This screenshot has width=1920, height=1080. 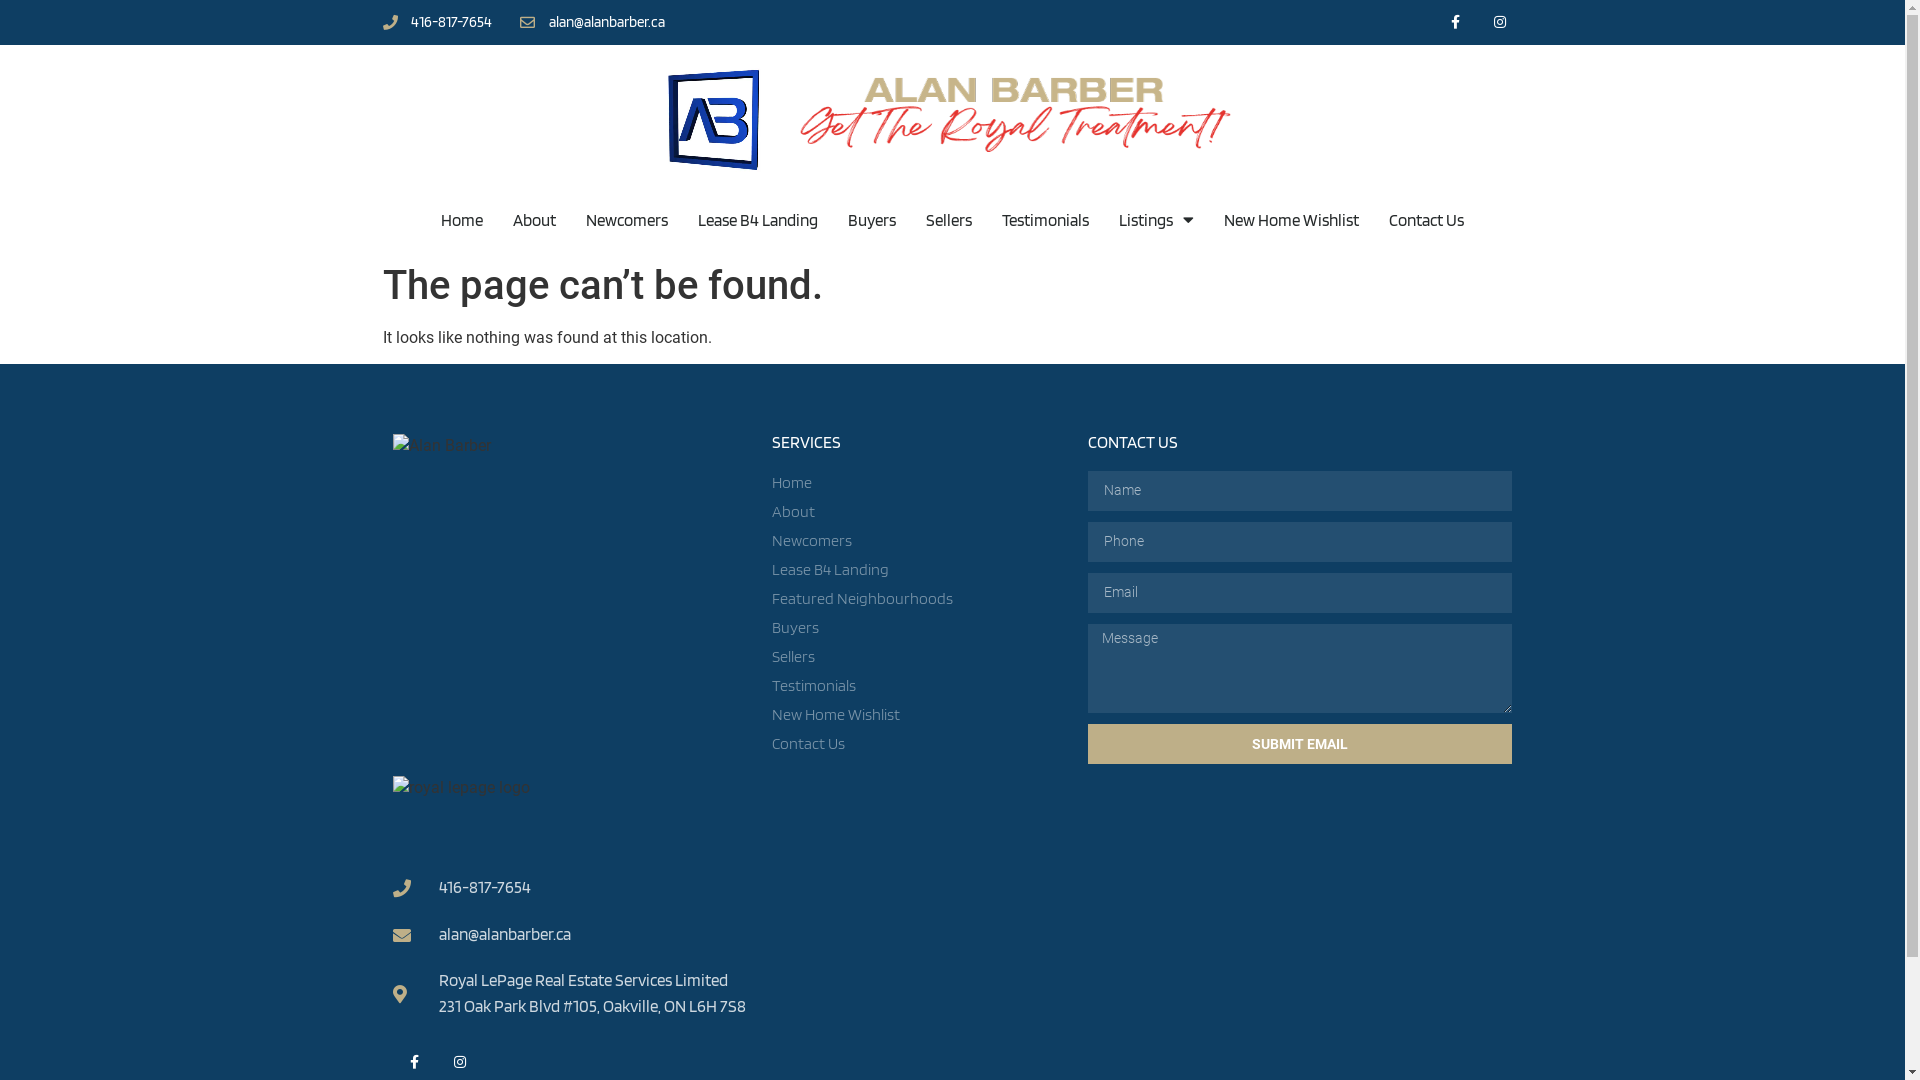 I want to click on 'alan@alanbarber.ca', so click(x=591, y=22).